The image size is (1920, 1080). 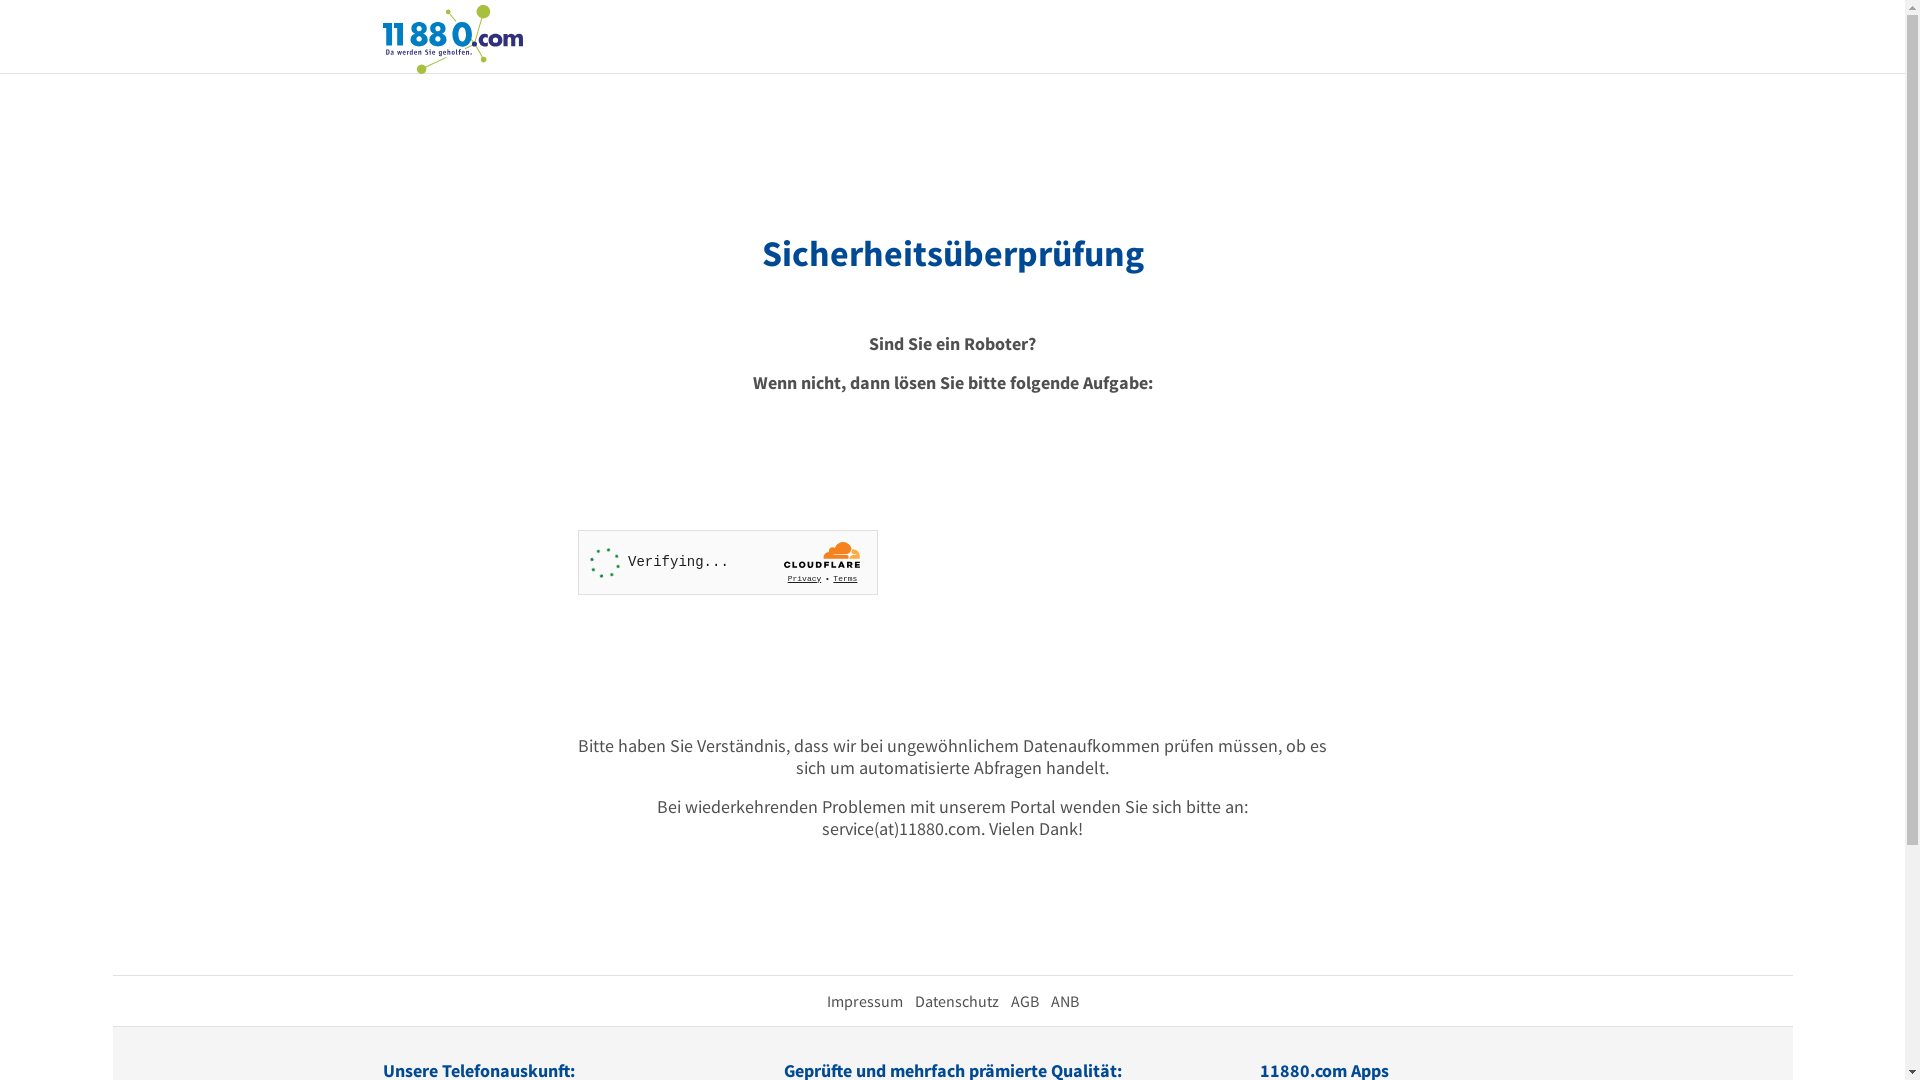 I want to click on '11880.com', so click(x=450, y=37).